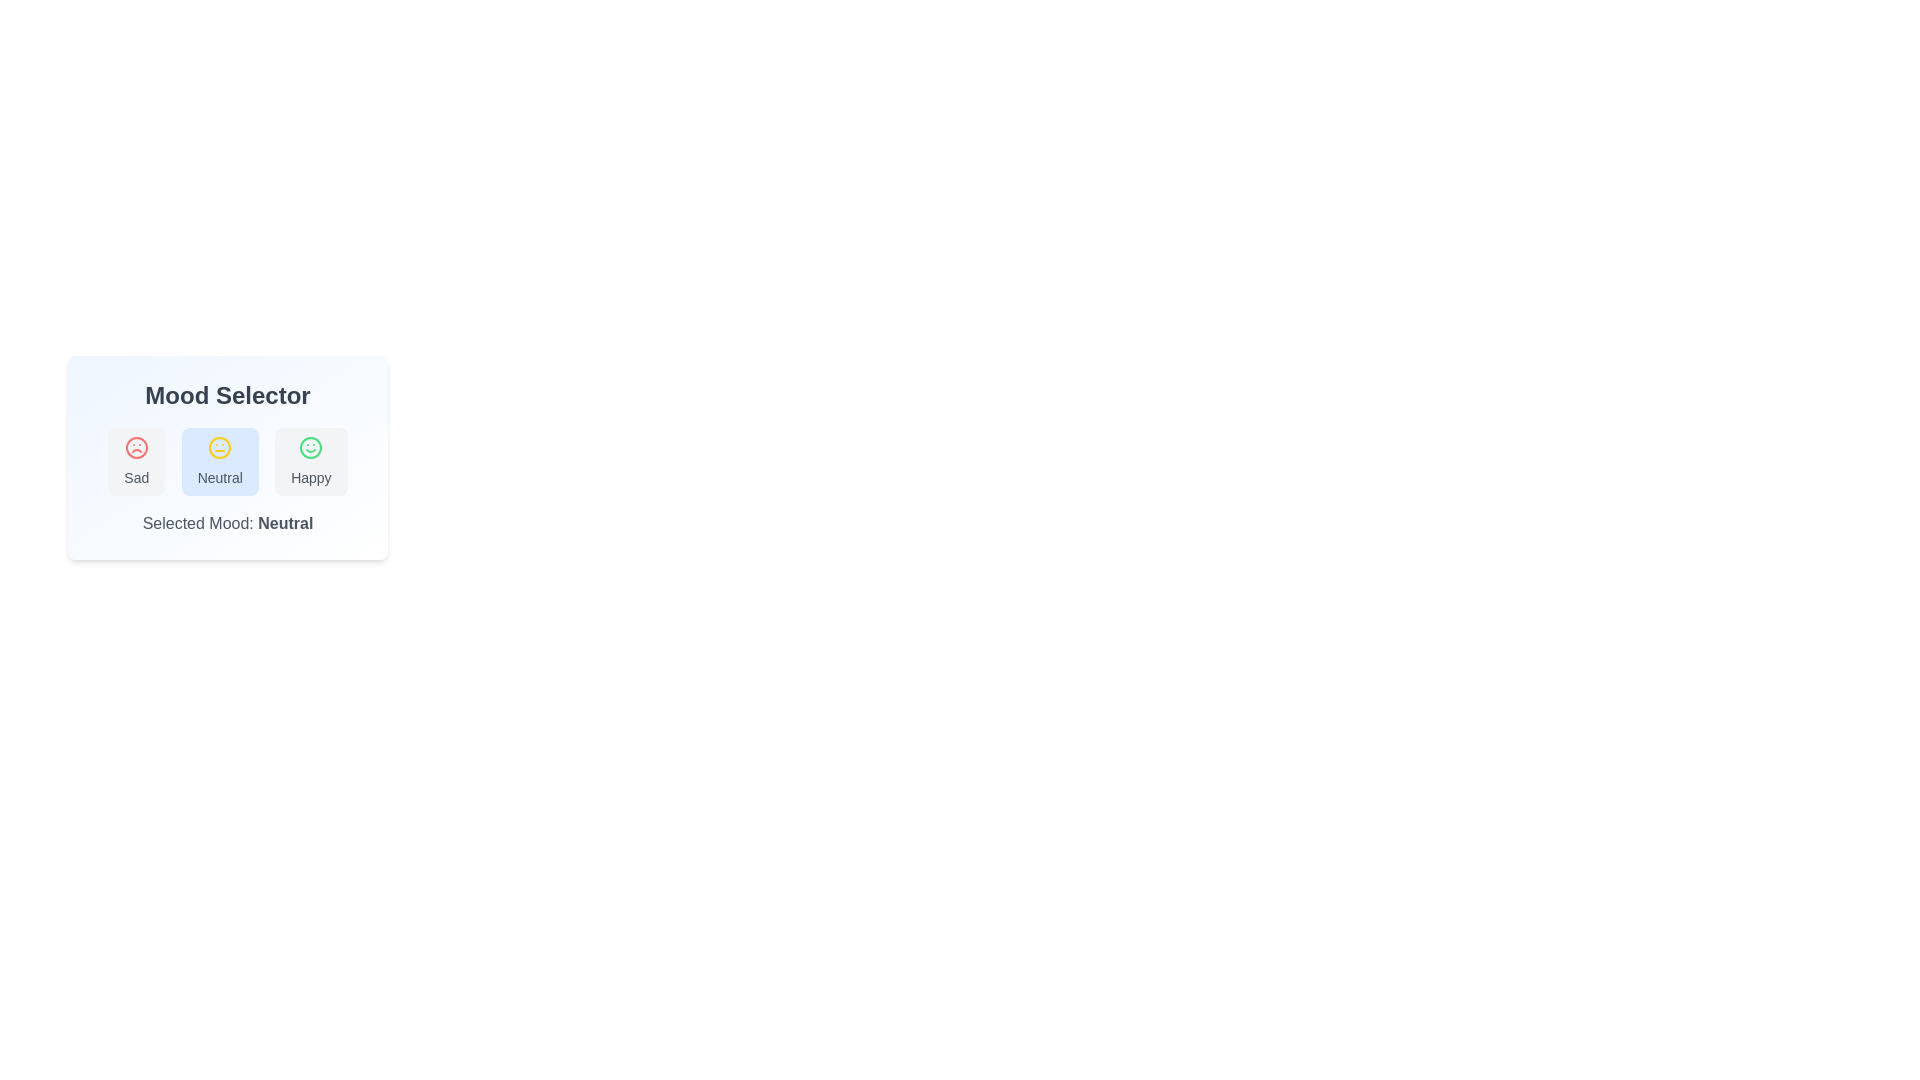 Image resolution: width=1920 pixels, height=1080 pixels. Describe the element at coordinates (135, 462) in the screenshot. I see `the mood option Sad to select it` at that location.